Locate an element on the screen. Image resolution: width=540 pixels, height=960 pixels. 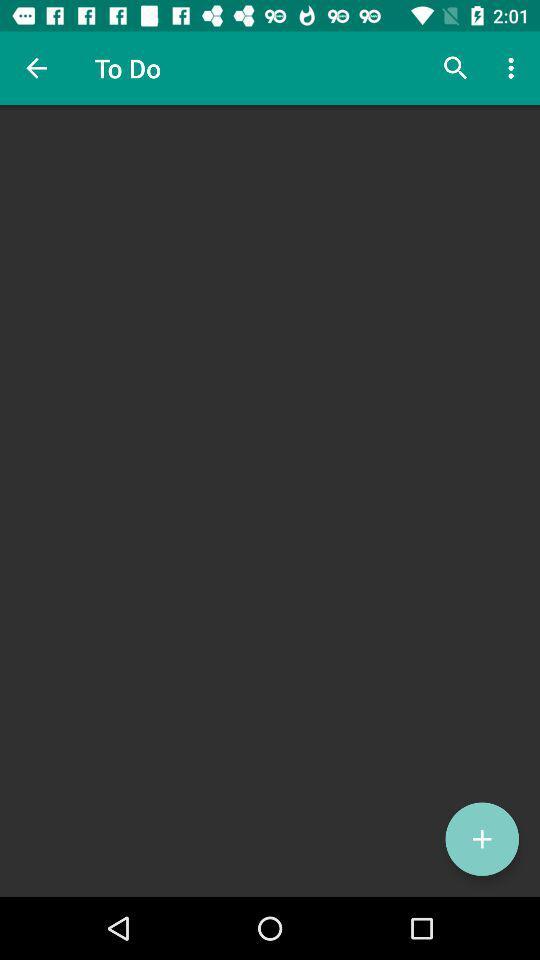
icon to the right of the to do item is located at coordinates (455, 68).